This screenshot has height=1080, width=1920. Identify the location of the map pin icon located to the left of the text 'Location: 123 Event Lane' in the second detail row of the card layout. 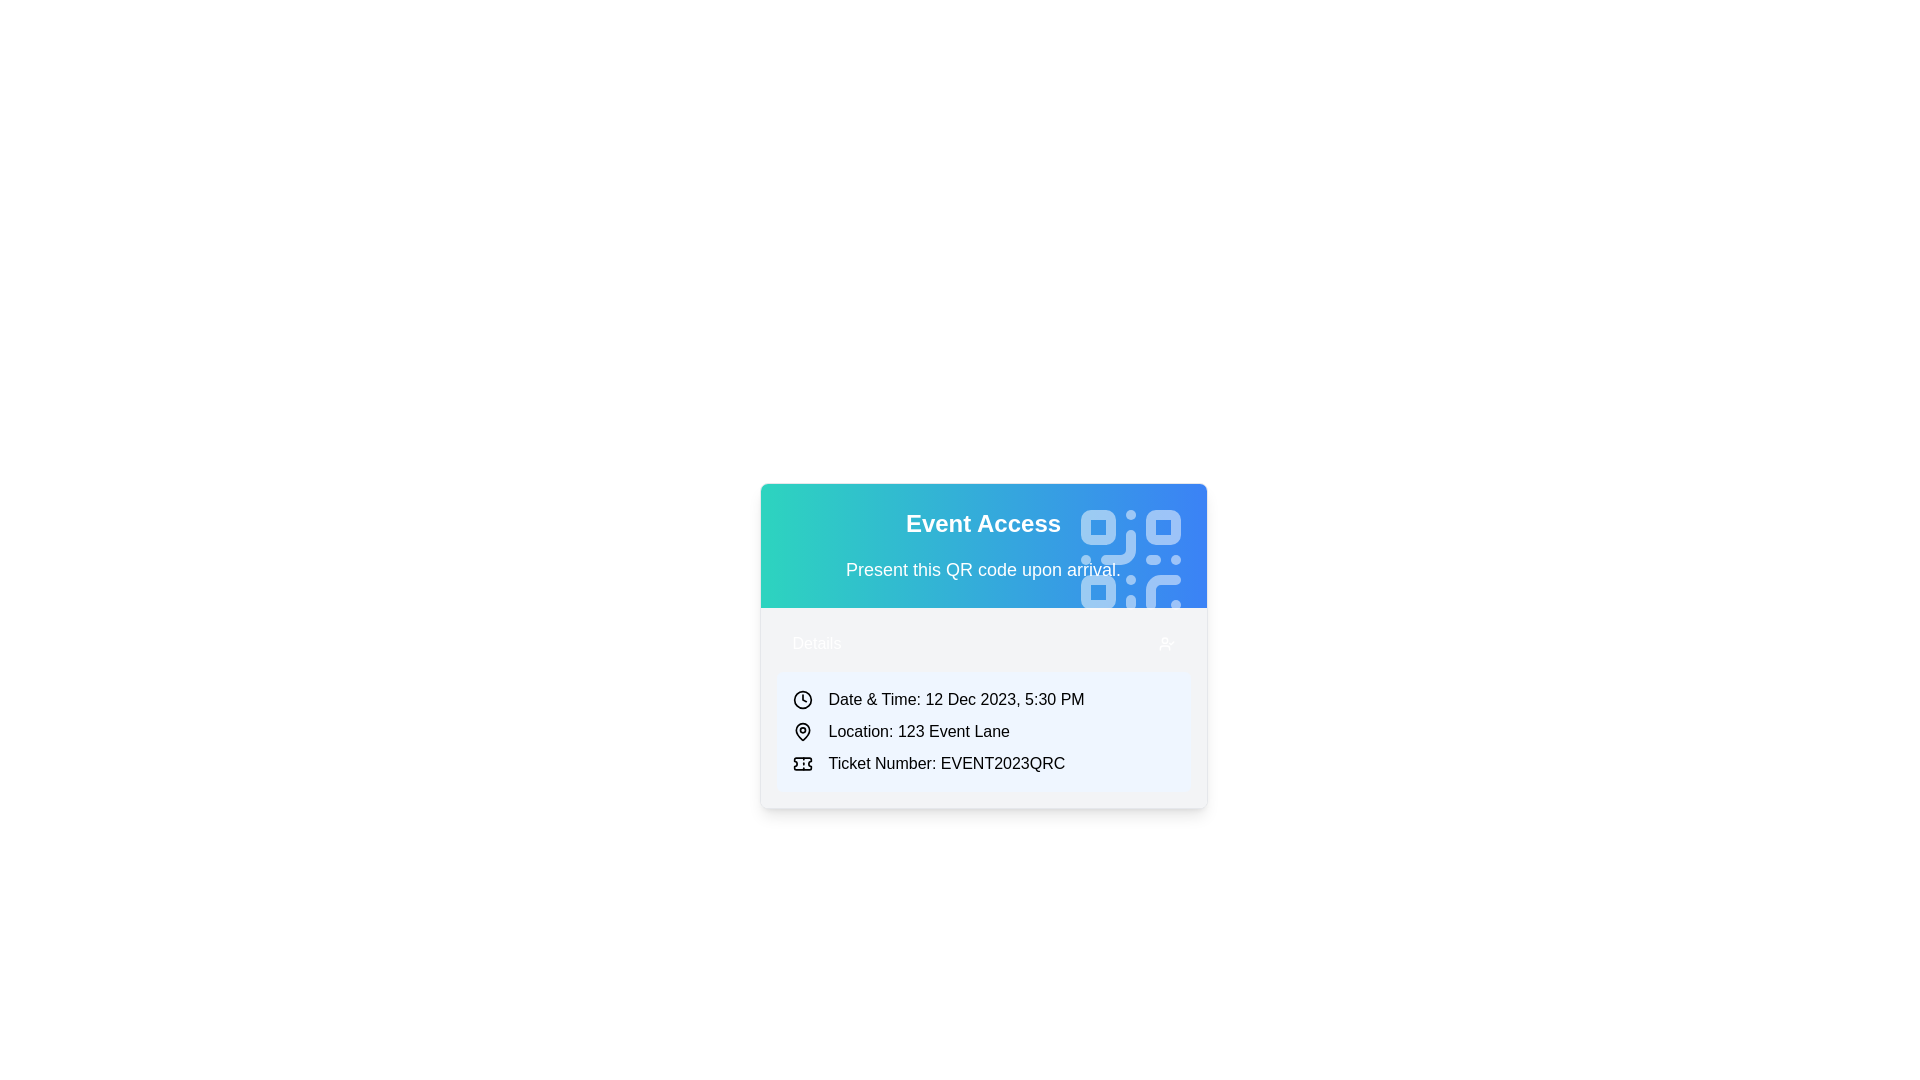
(802, 732).